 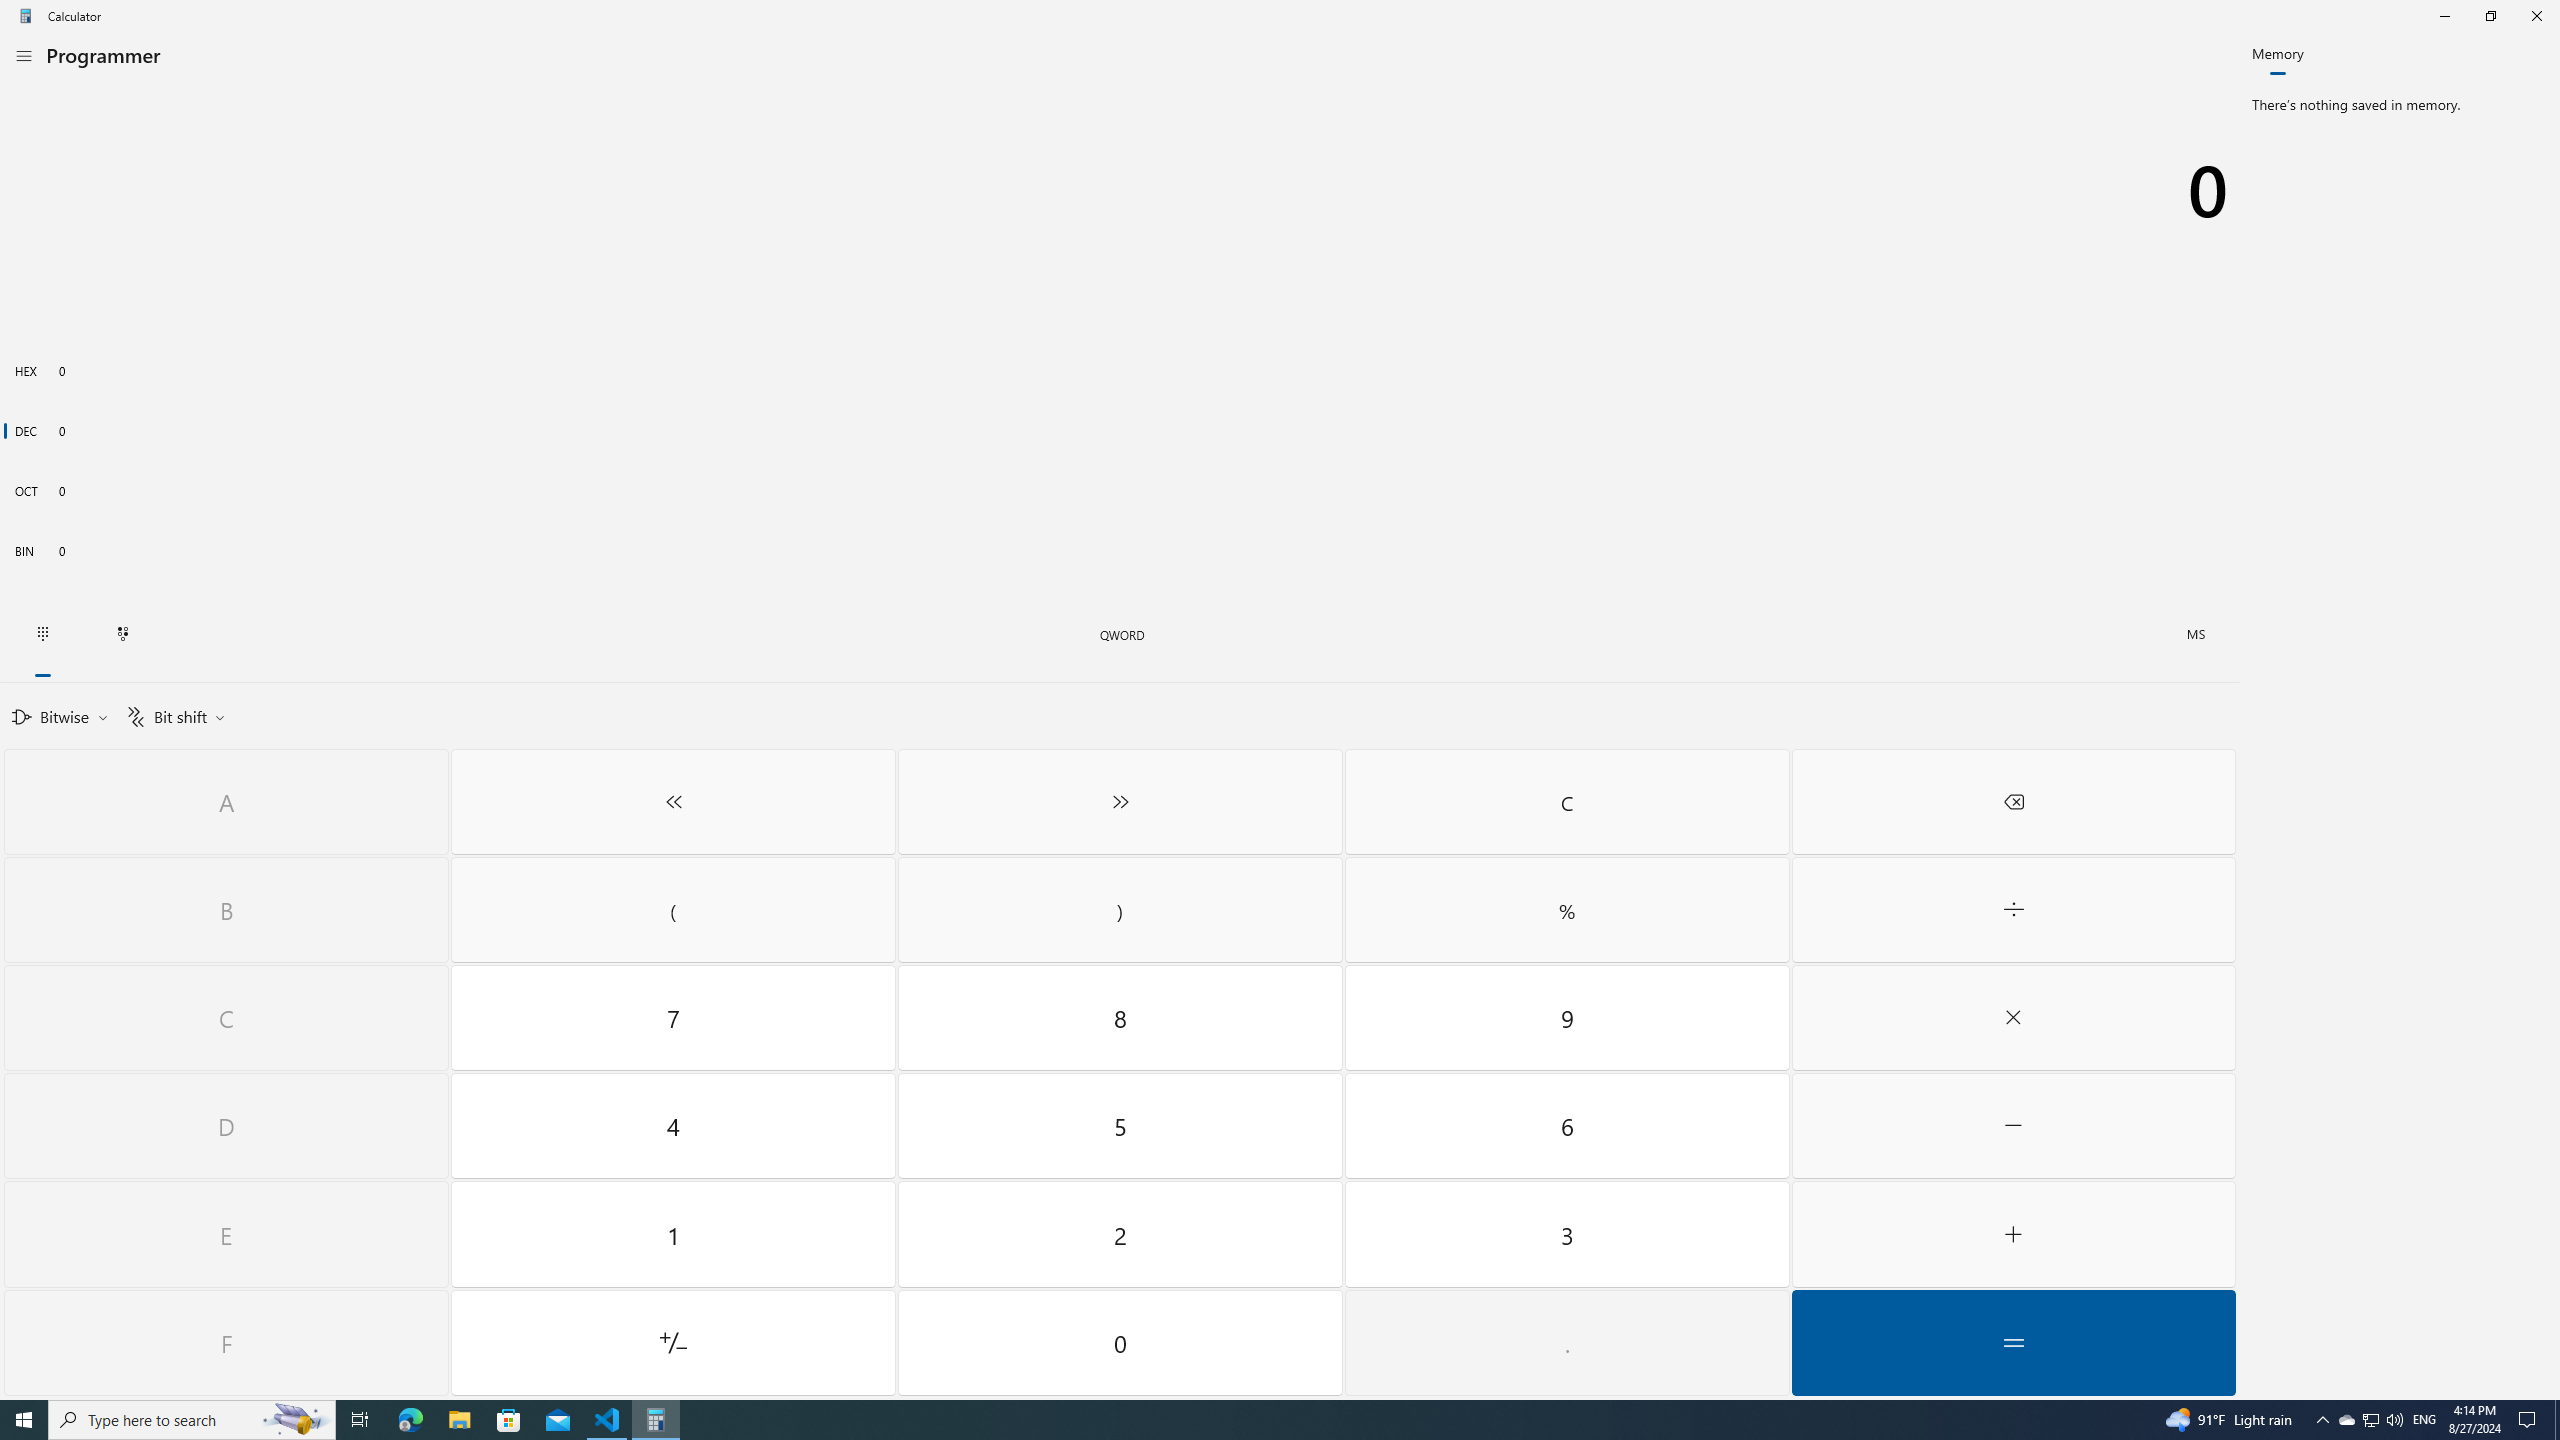 What do you see at coordinates (2013, 1341) in the screenshot?
I see `'Equals'` at bounding box center [2013, 1341].